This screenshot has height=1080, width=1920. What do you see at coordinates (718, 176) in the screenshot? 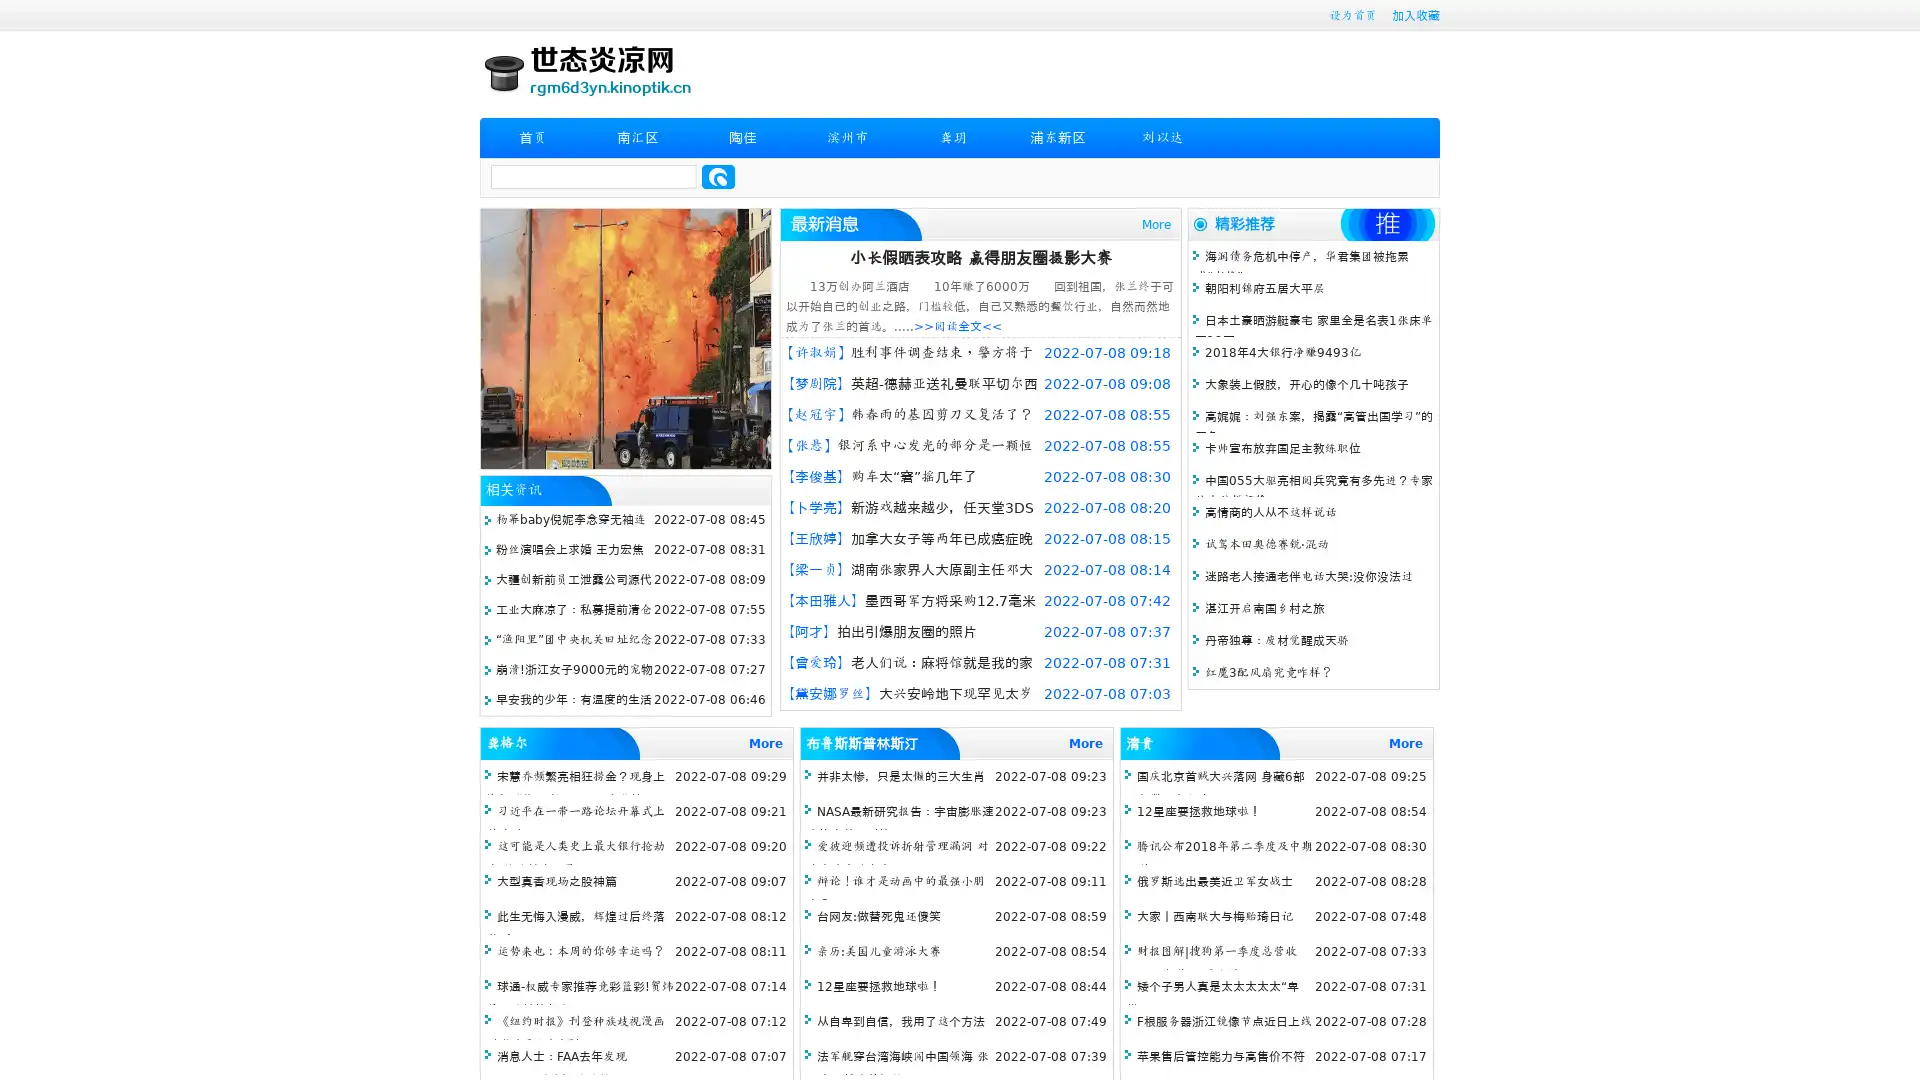
I see `Search` at bounding box center [718, 176].